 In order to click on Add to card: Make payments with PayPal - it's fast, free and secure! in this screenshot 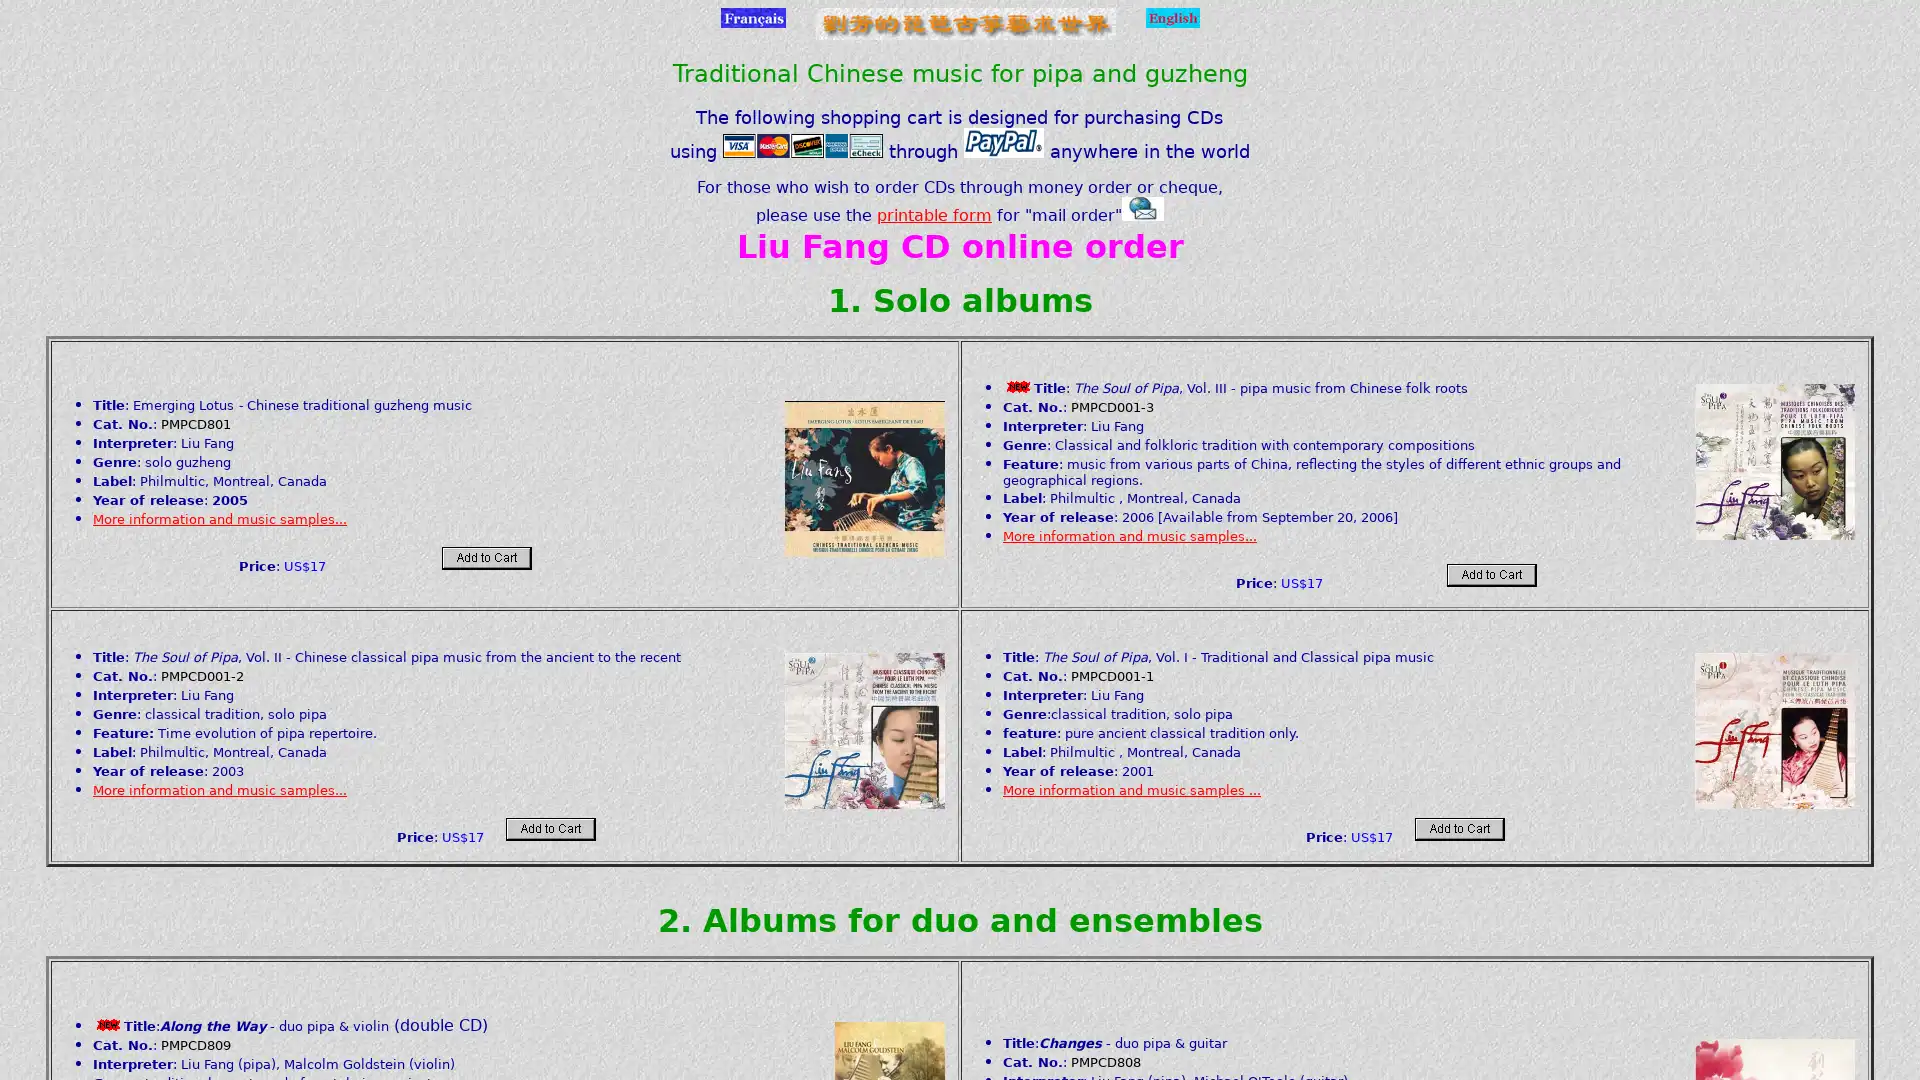, I will do `click(485, 558)`.